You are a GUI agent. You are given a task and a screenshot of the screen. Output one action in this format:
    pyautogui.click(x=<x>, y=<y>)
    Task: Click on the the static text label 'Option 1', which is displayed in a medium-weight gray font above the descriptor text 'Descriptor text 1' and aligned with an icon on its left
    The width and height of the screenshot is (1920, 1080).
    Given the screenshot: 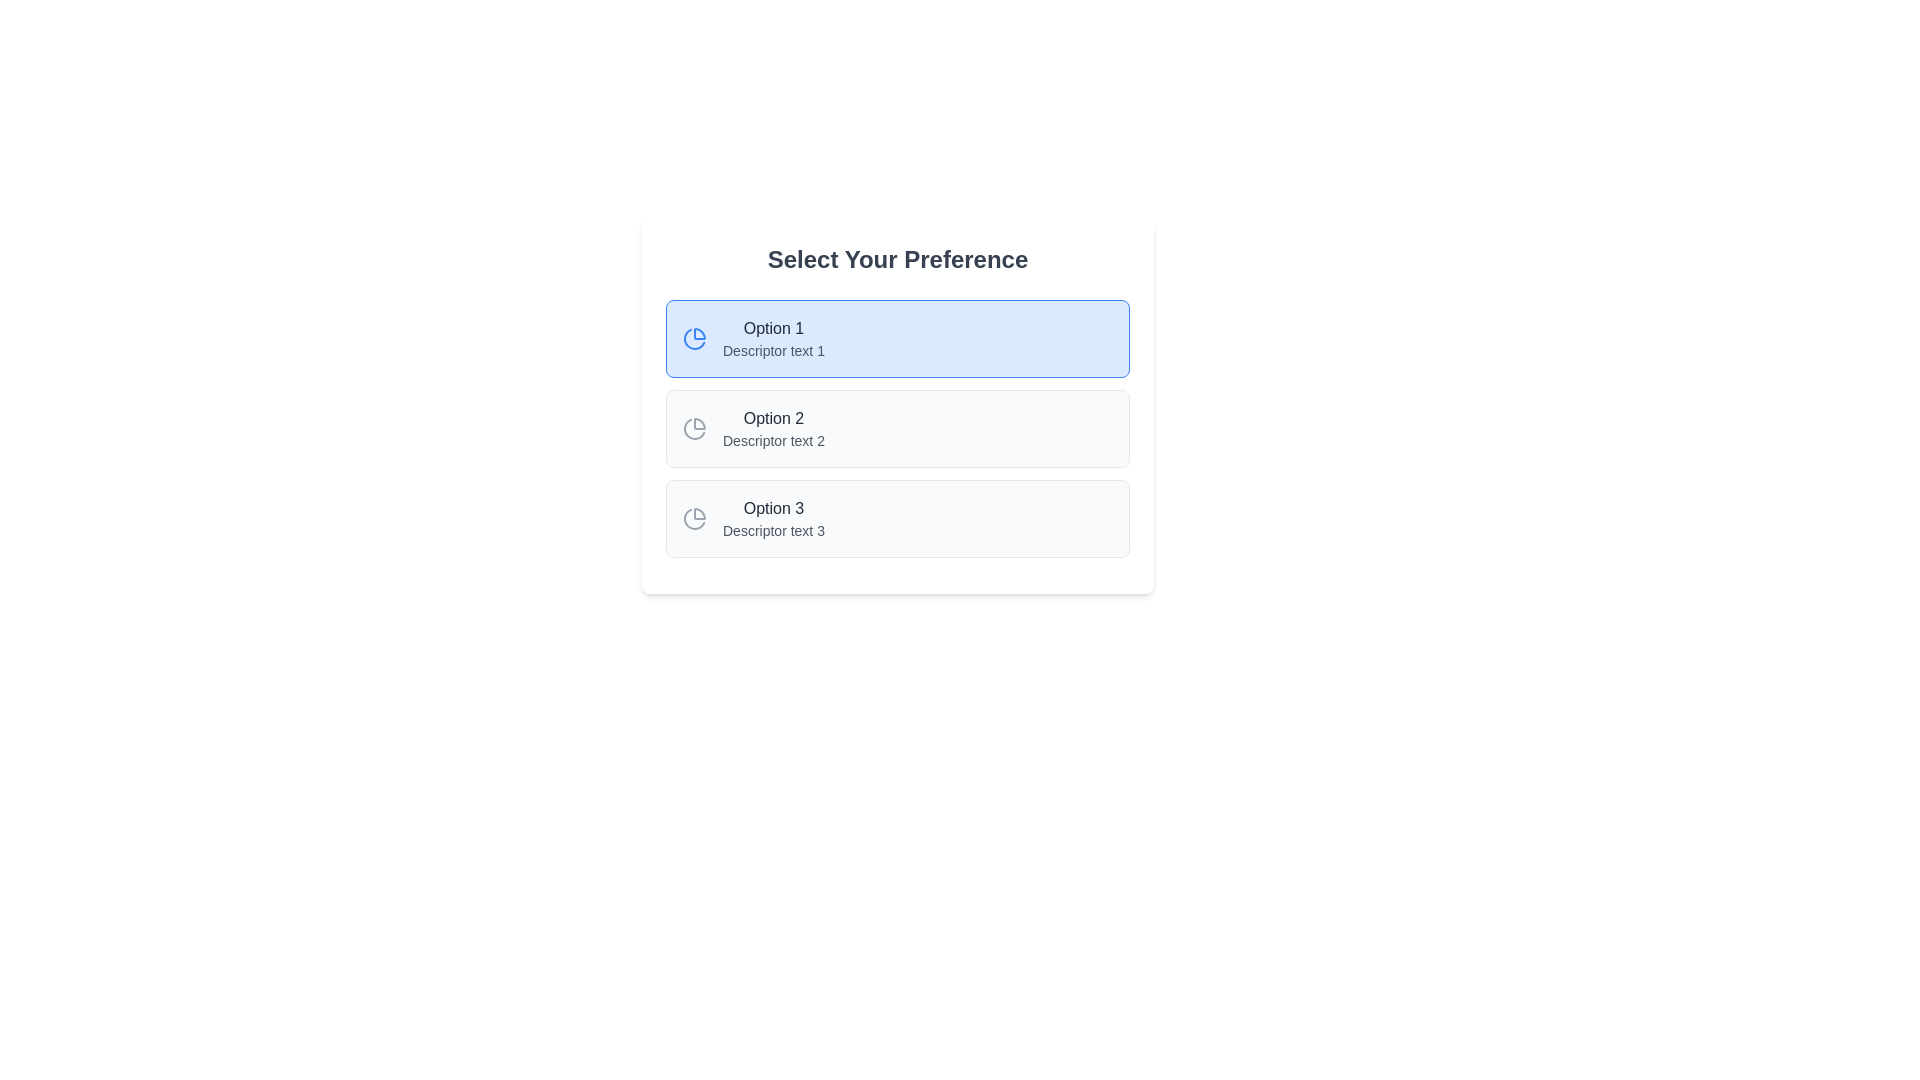 What is the action you would take?
    pyautogui.click(x=772, y=327)
    